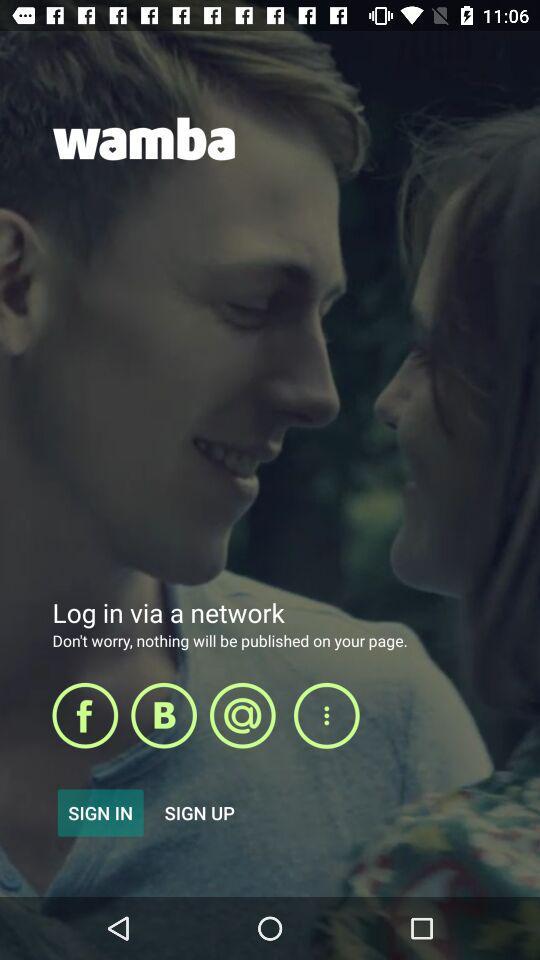  Describe the element at coordinates (163, 715) in the screenshot. I see `open selected item` at that location.